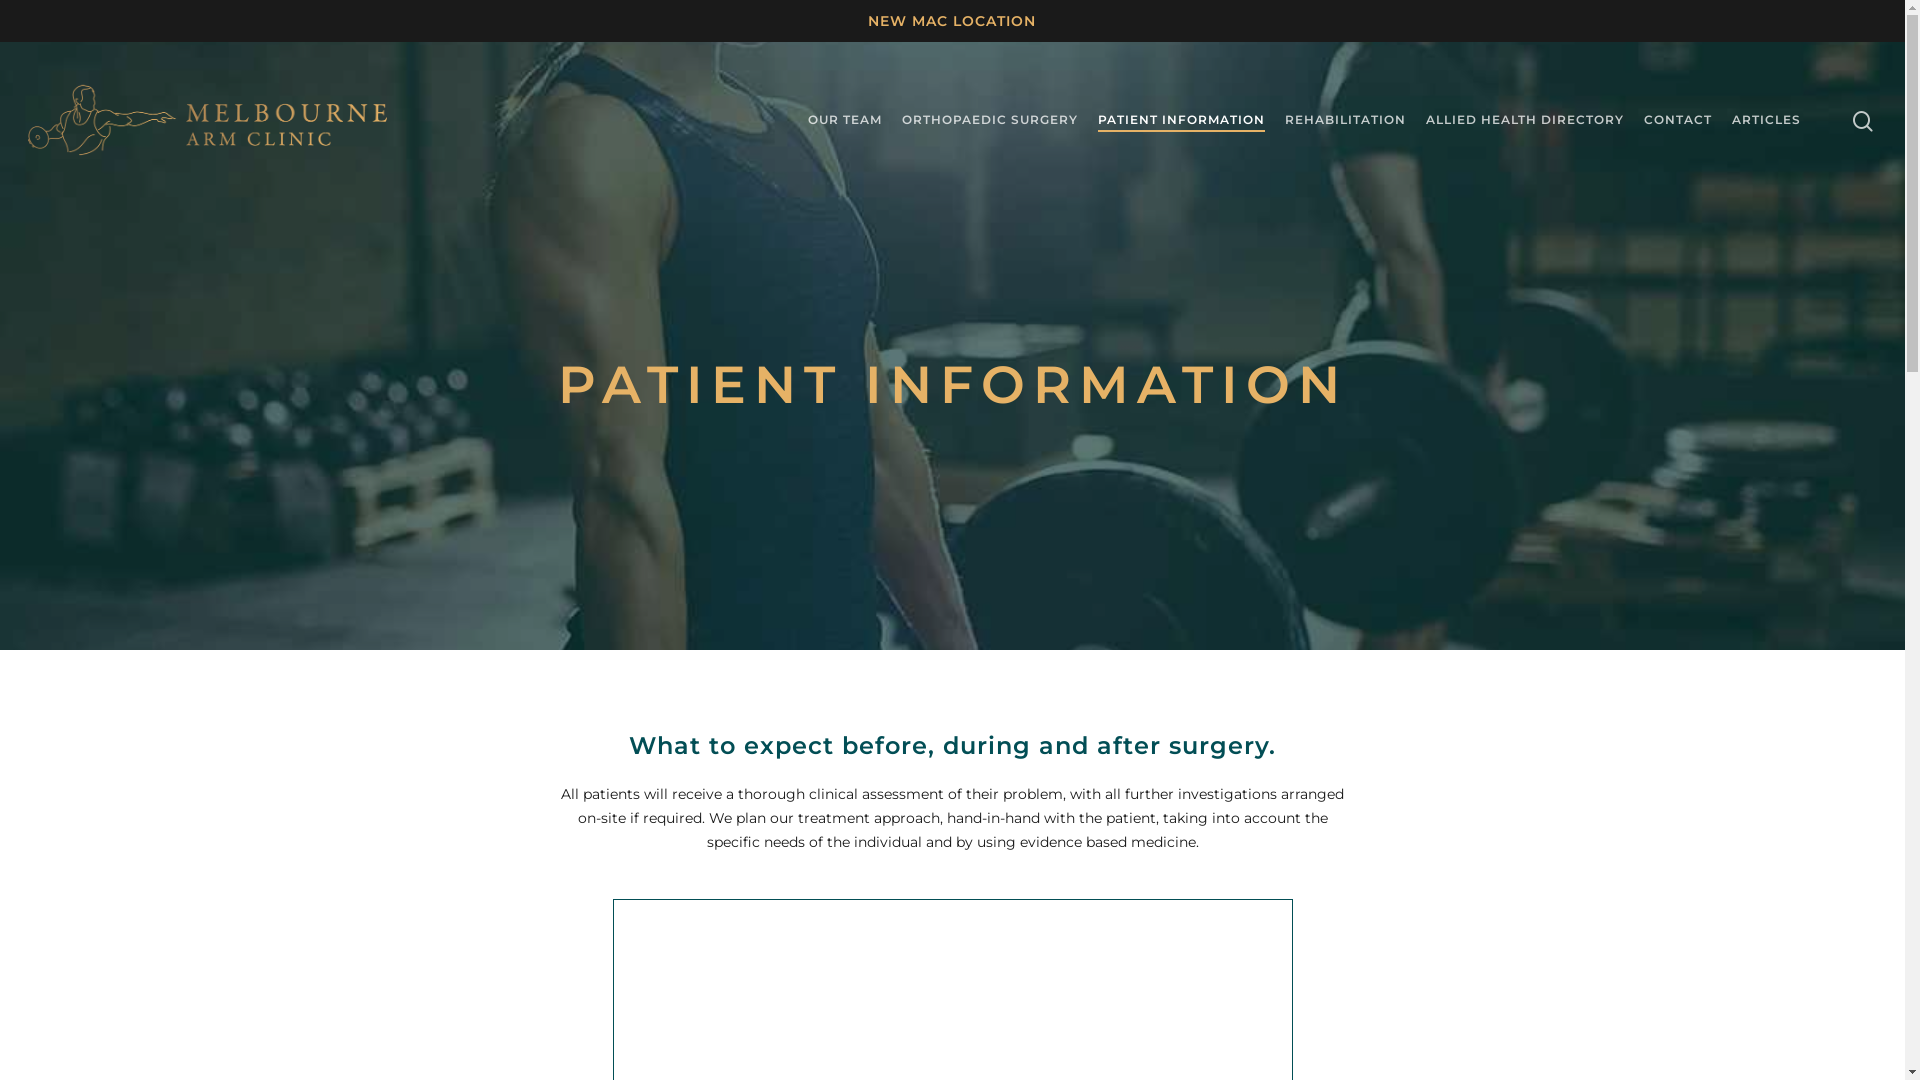  Describe the element at coordinates (1181, 119) in the screenshot. I see `'PATIENT INFORMATION'` at that location.